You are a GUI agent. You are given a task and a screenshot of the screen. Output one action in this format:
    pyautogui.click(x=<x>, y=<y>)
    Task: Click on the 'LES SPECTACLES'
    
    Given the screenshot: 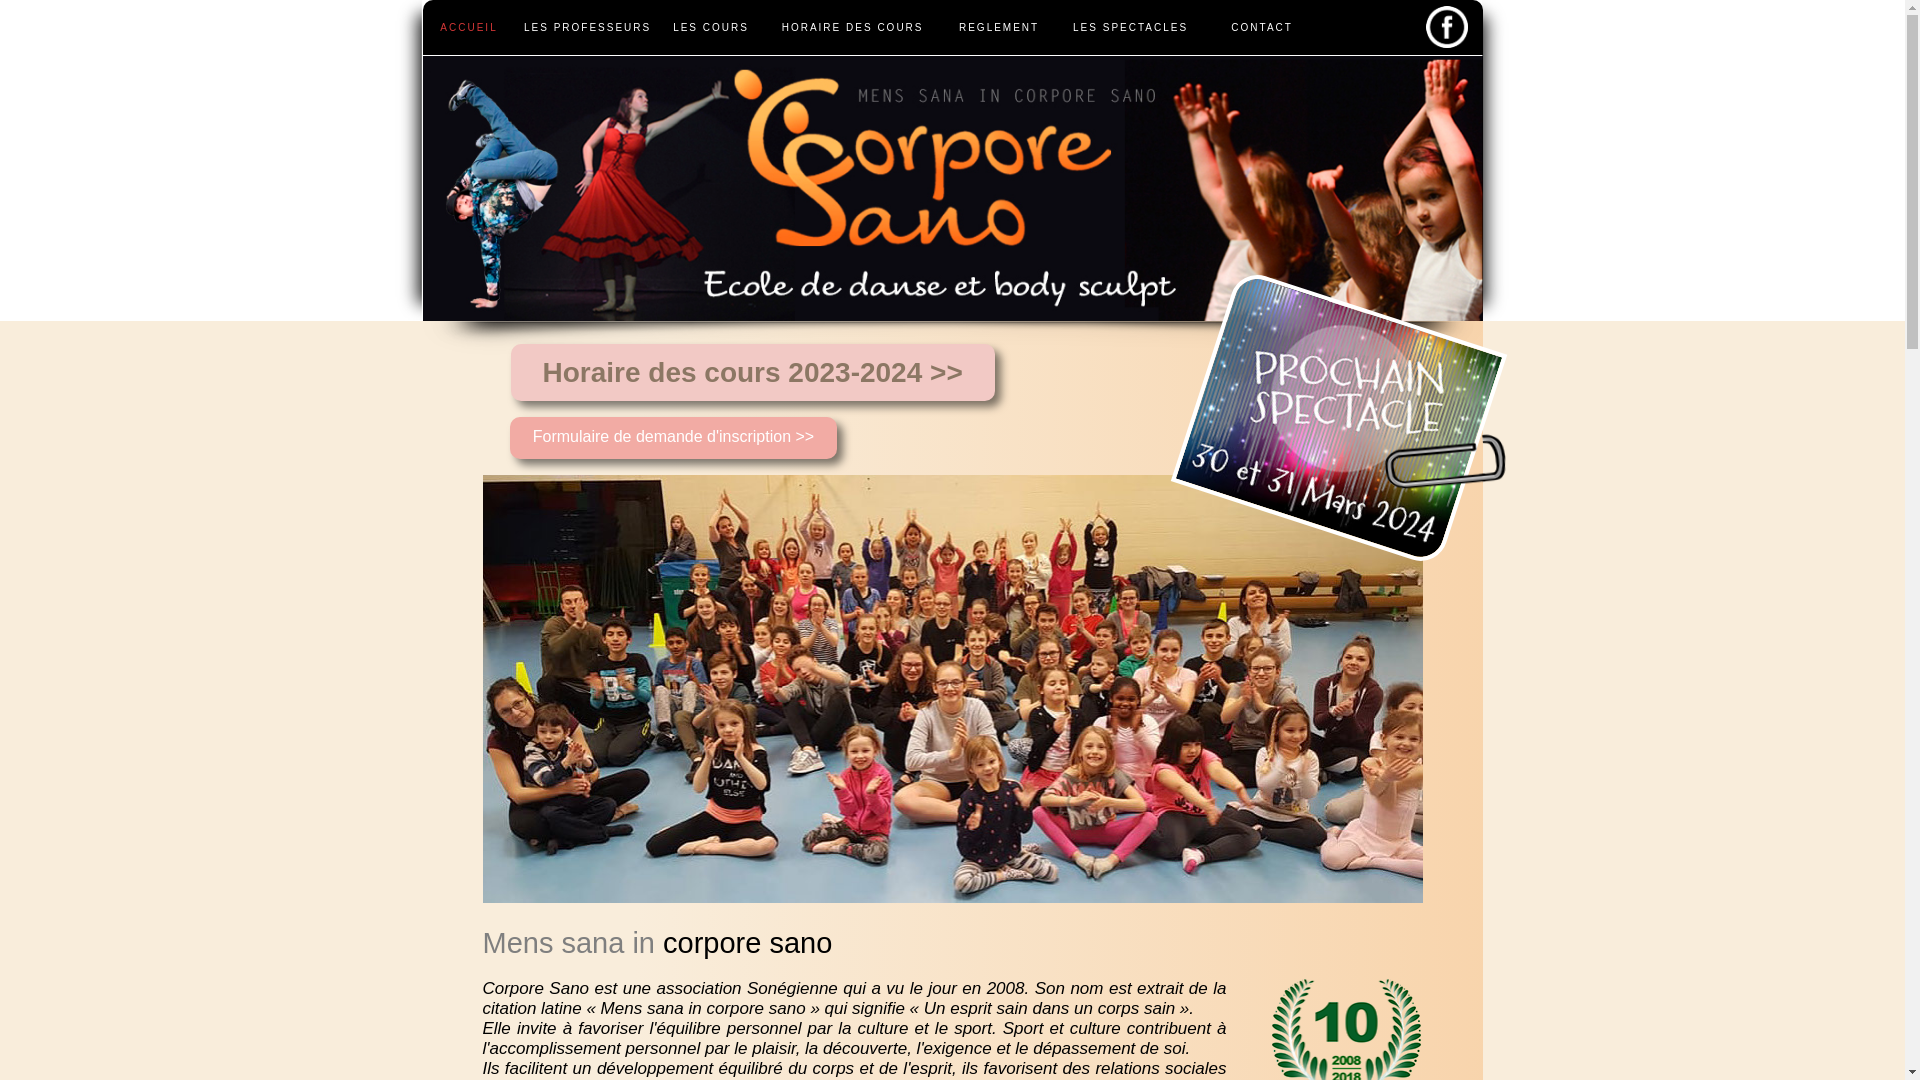 What is the action you would take?
    pyautogui.click(x=1055, y=27)
    